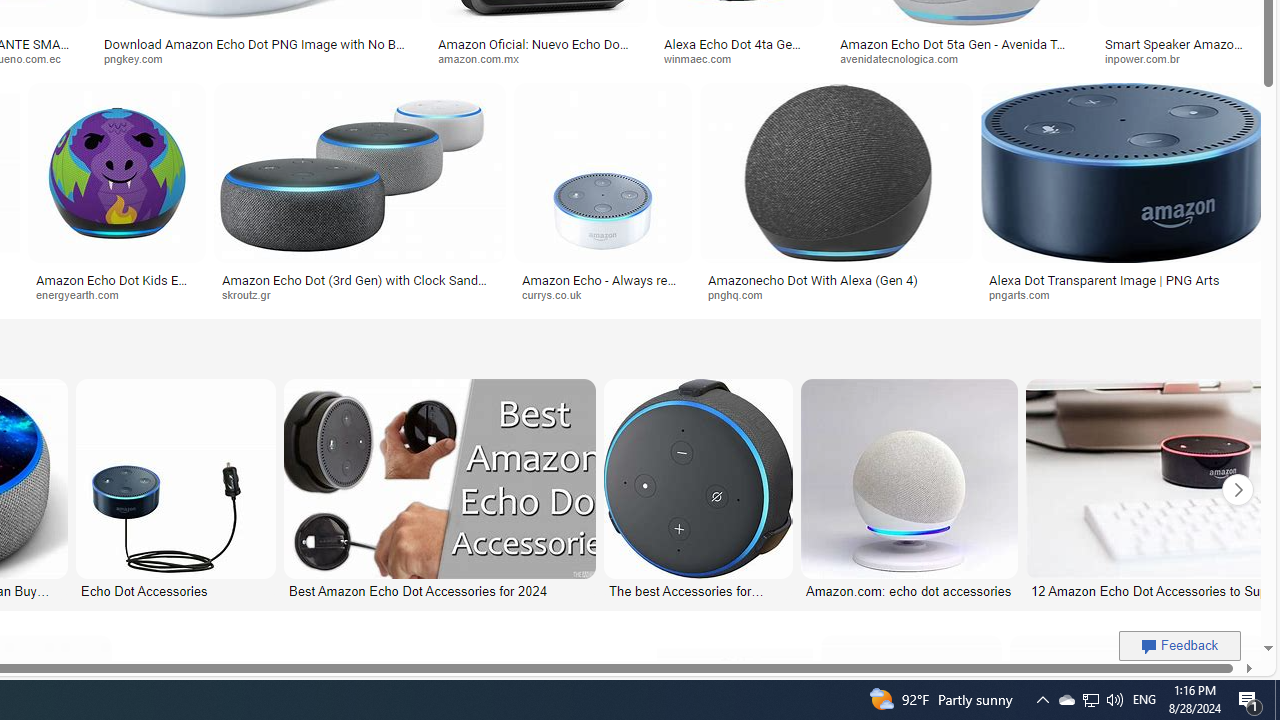 The image size is (1280, 720). Describe the element at coordinates (840, 196) in the screenshot. I see `'Amazonecho Dot With Alexa (Gen 4)pnghq.comSave'` at that location.